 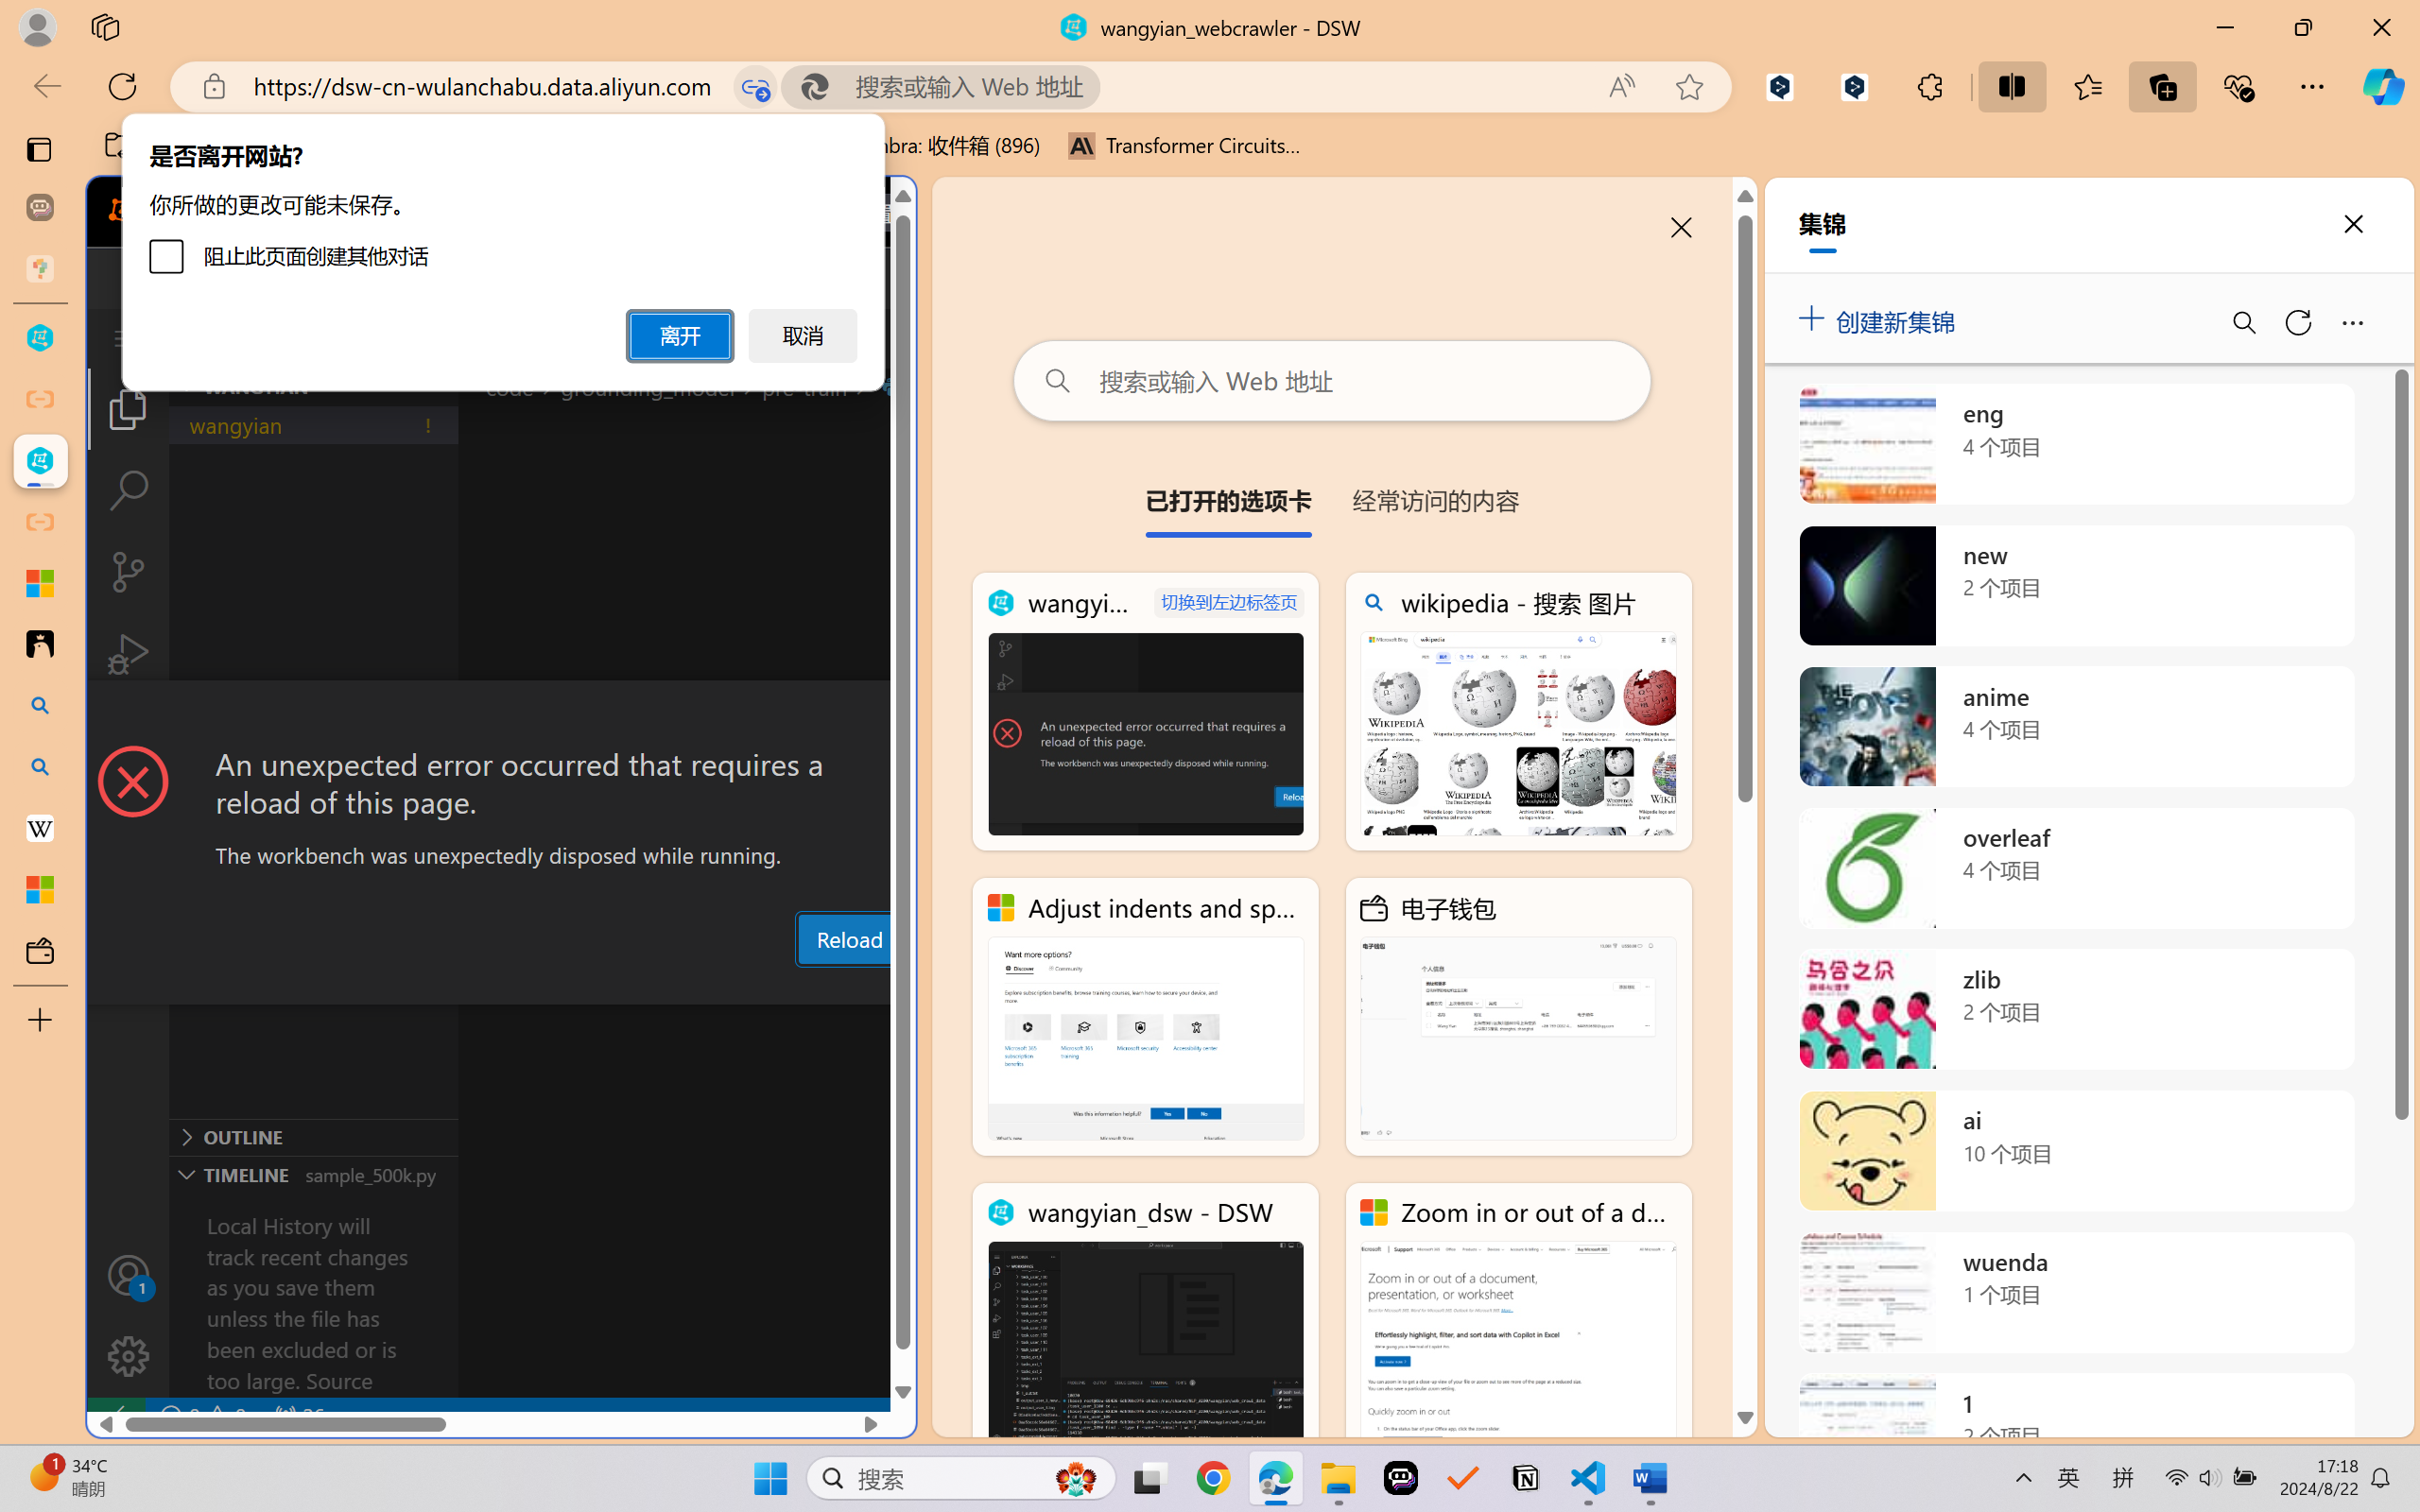 I want to click on 'Transformer Circuits Thread', so click(x=1184, y=145).